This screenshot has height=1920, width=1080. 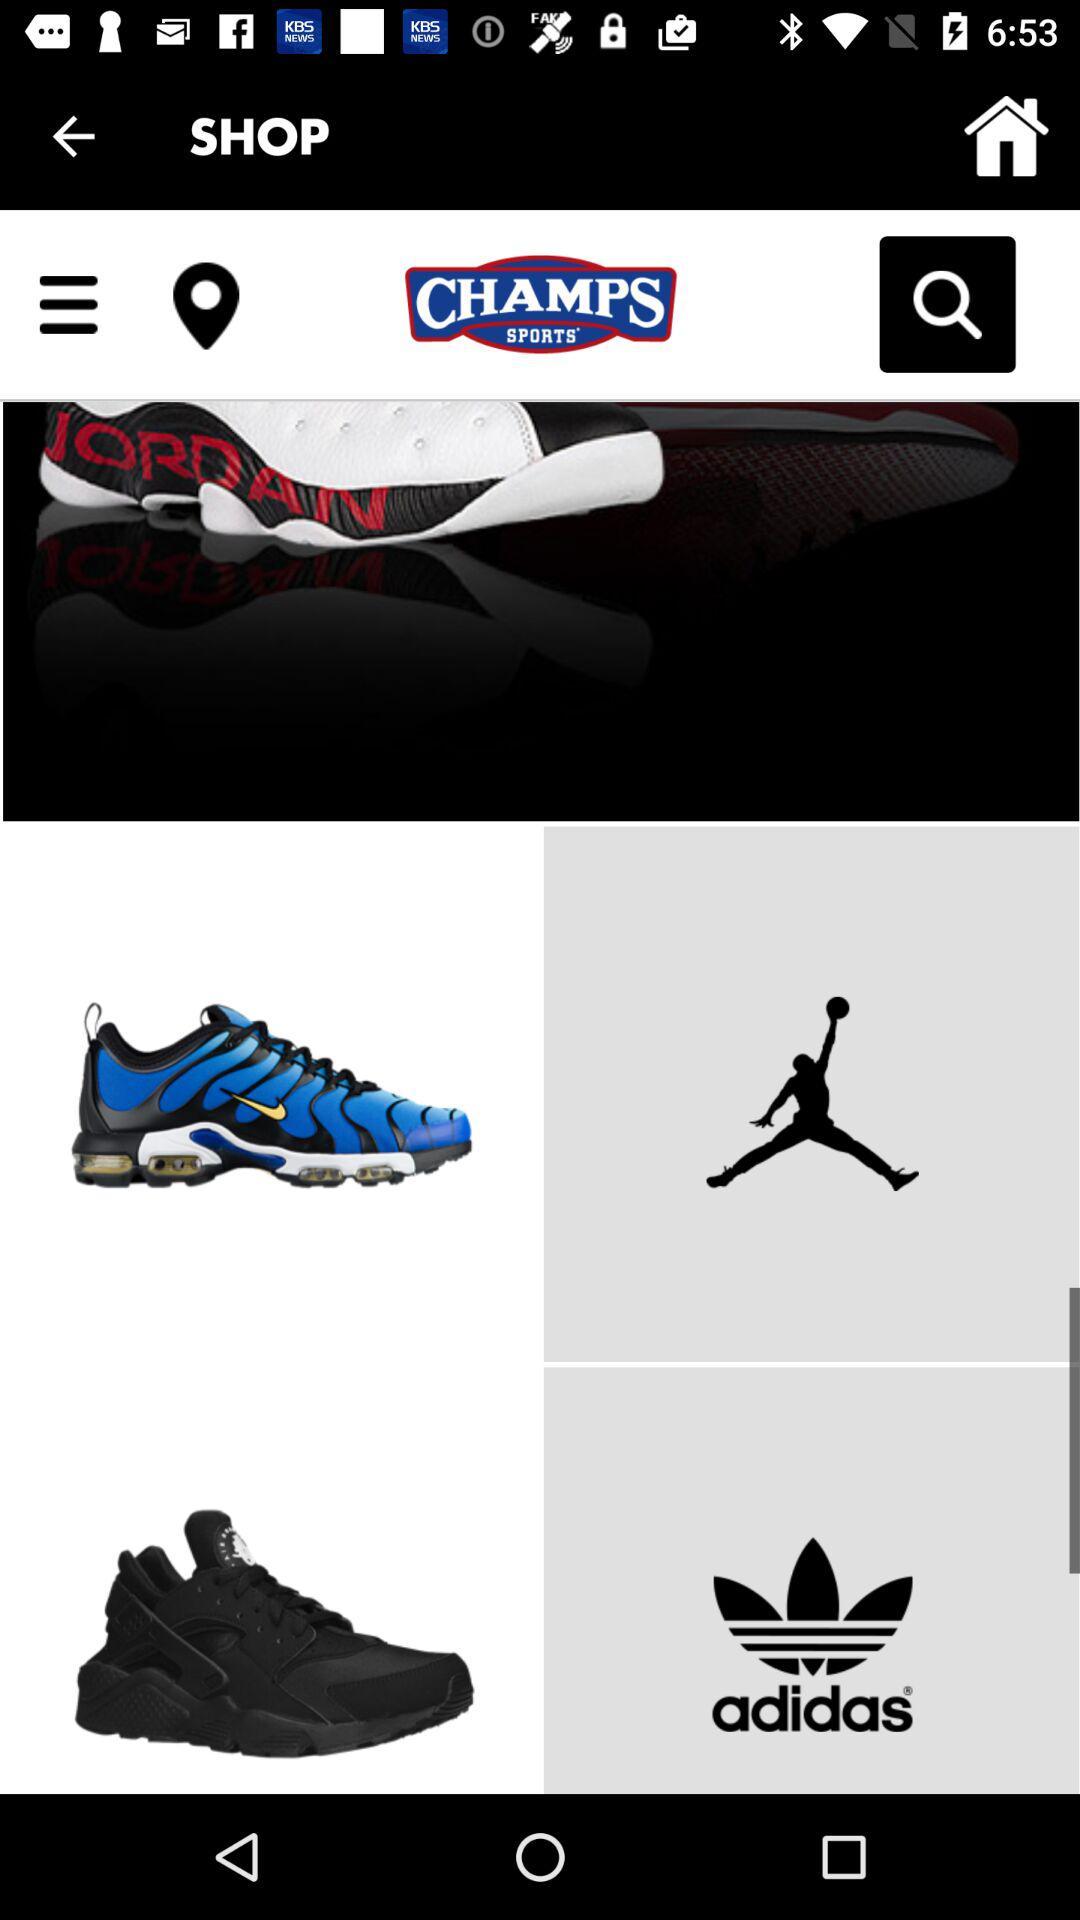 I want to click on body, so click(x=540, y=1002).